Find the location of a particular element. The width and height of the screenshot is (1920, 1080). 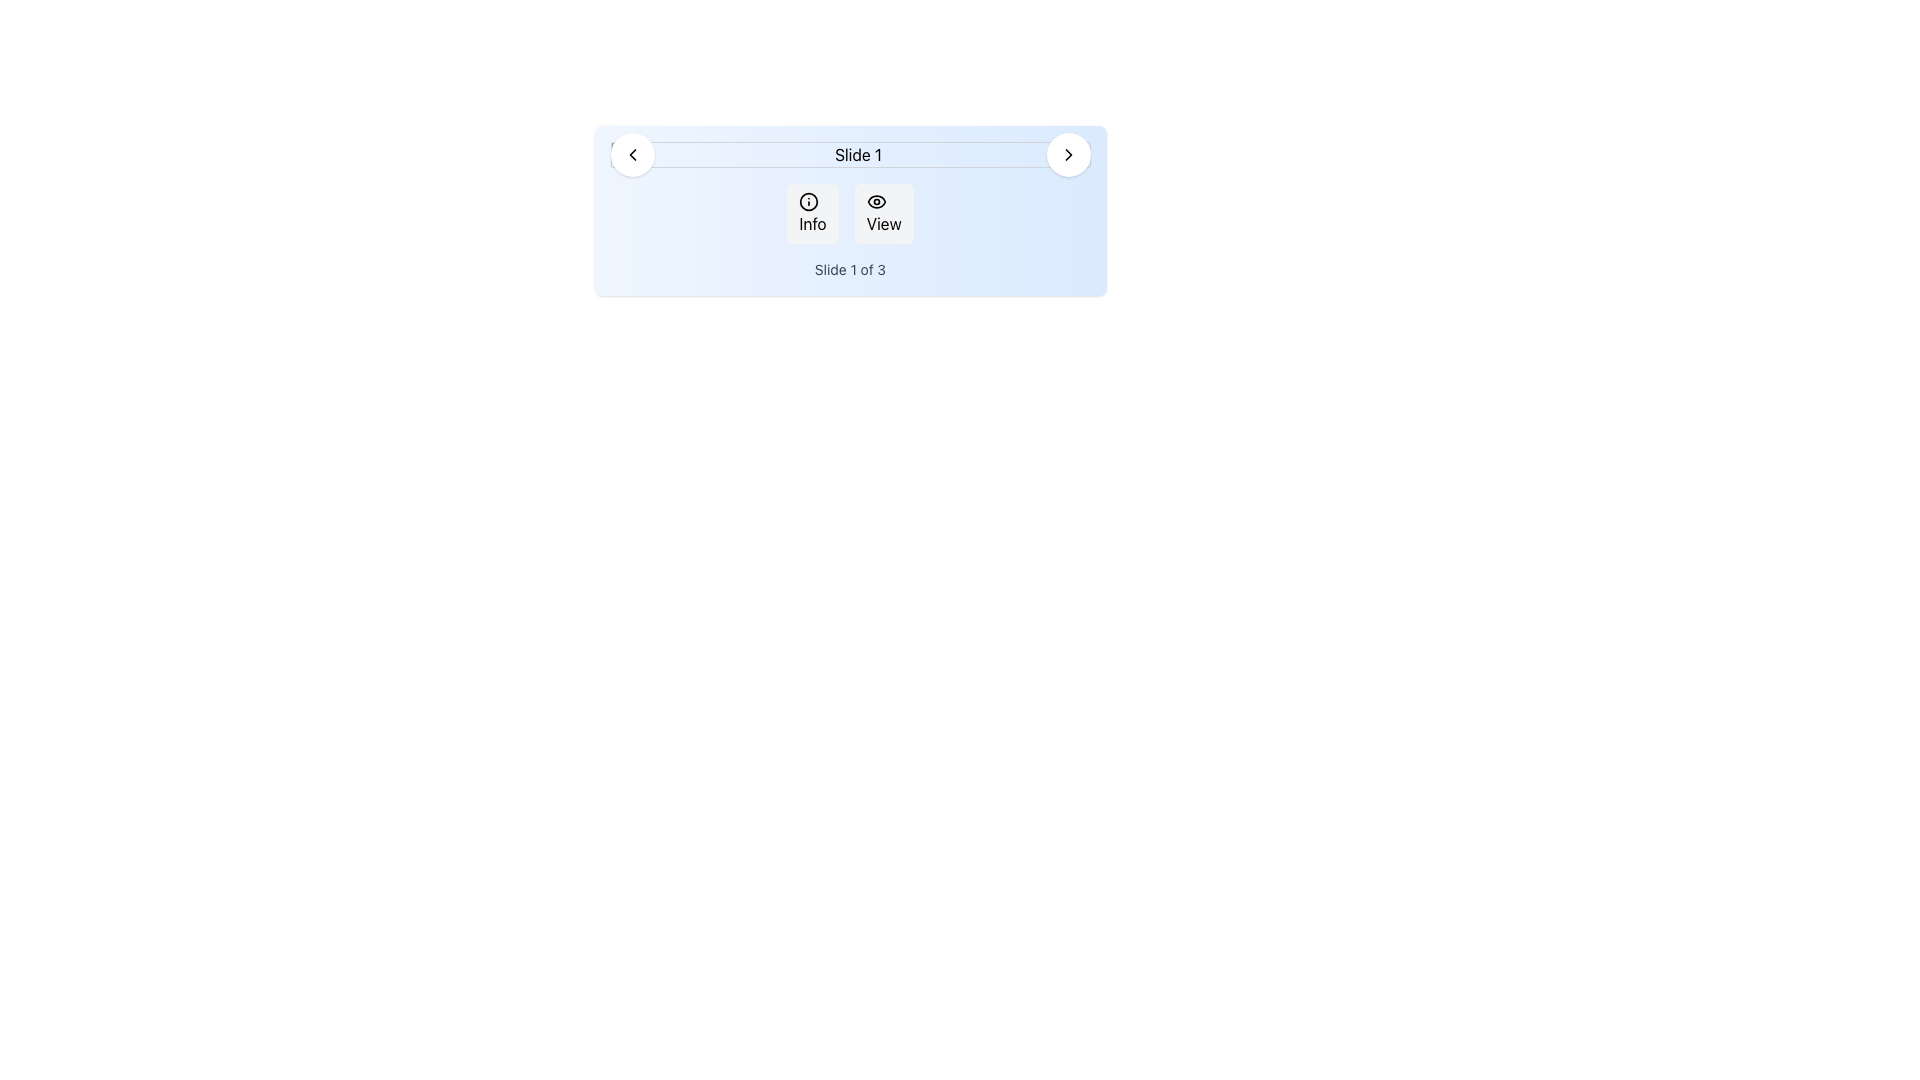

the rectangular image placeholder with a light gray background and thin gray border is located at coordinates (850, 153).